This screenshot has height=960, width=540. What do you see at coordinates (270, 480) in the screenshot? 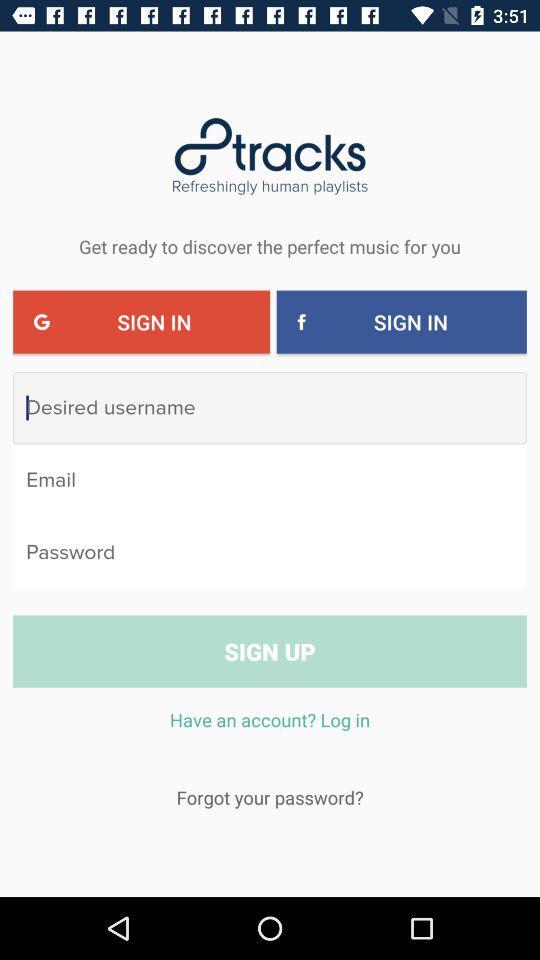
I see `email address` at bounding box center [270, 480].